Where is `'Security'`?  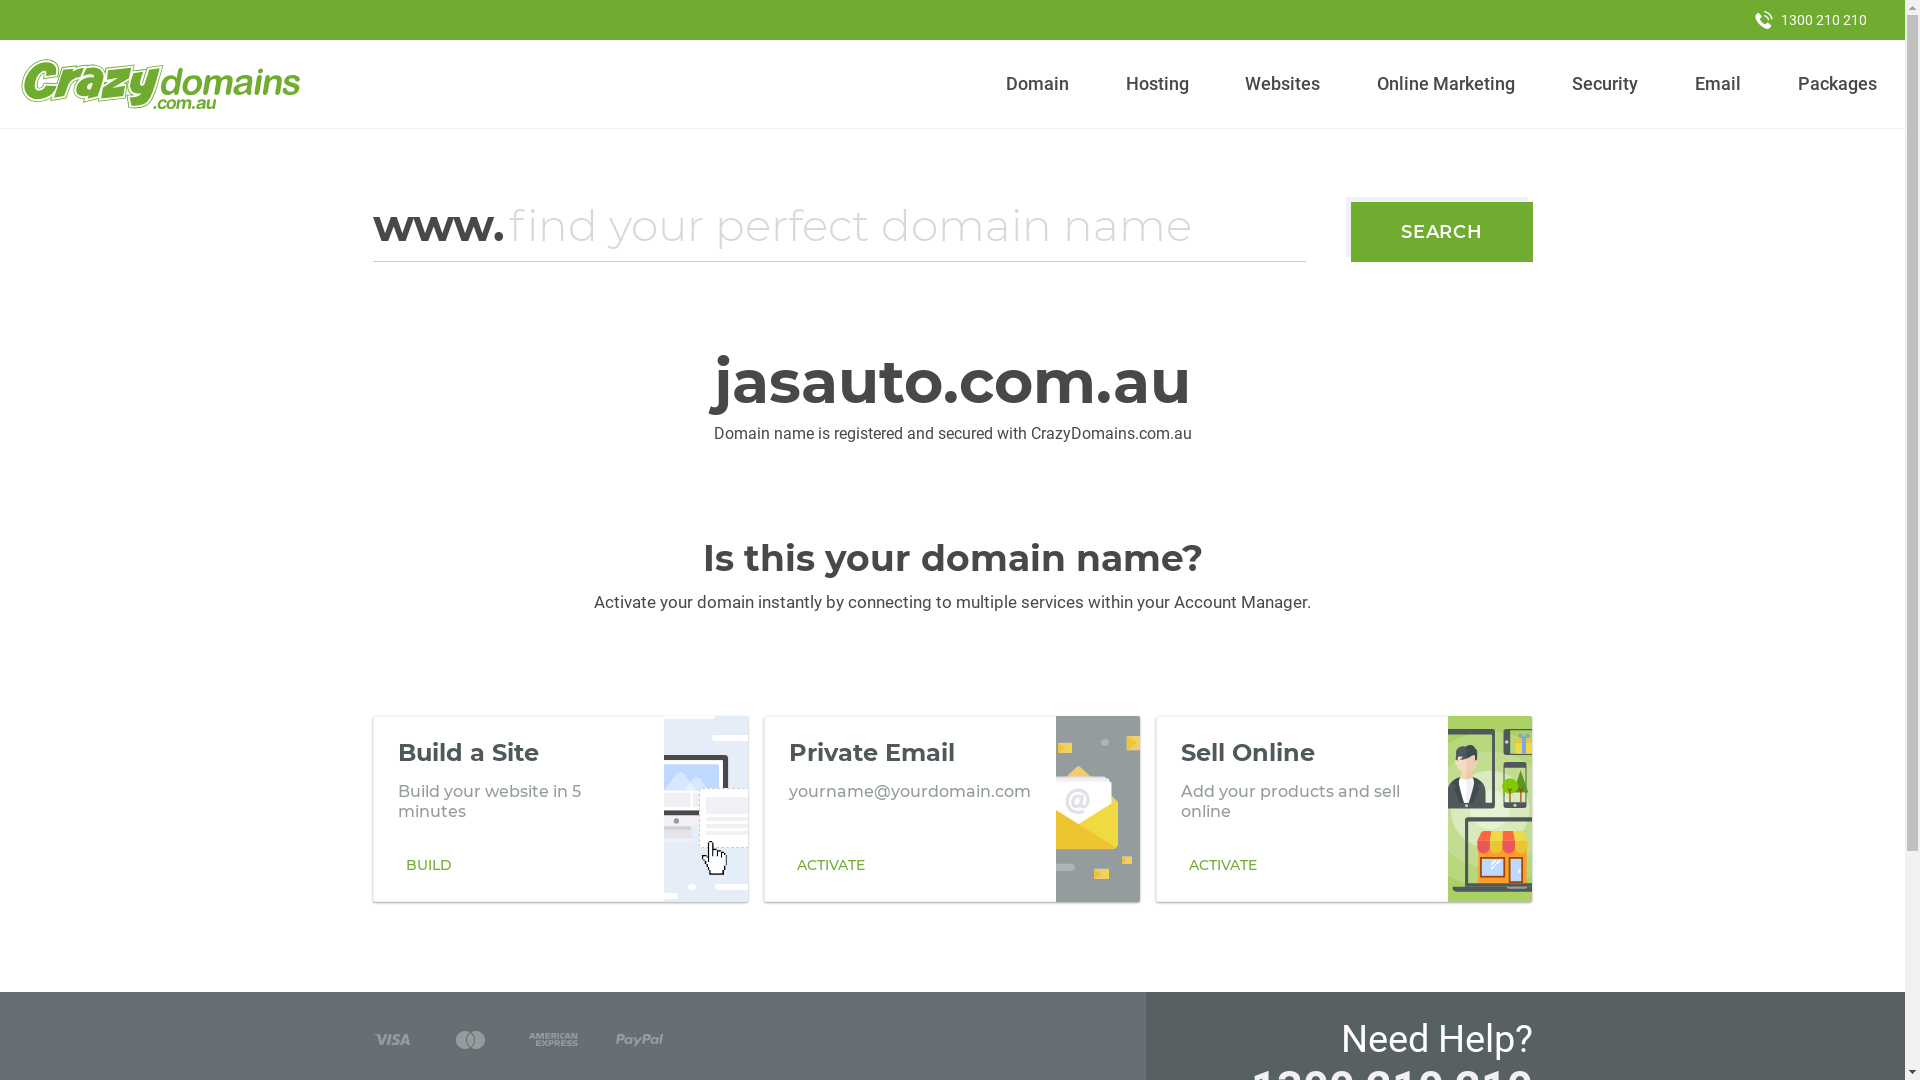 'Security' is located at coordinates (1605, 83).